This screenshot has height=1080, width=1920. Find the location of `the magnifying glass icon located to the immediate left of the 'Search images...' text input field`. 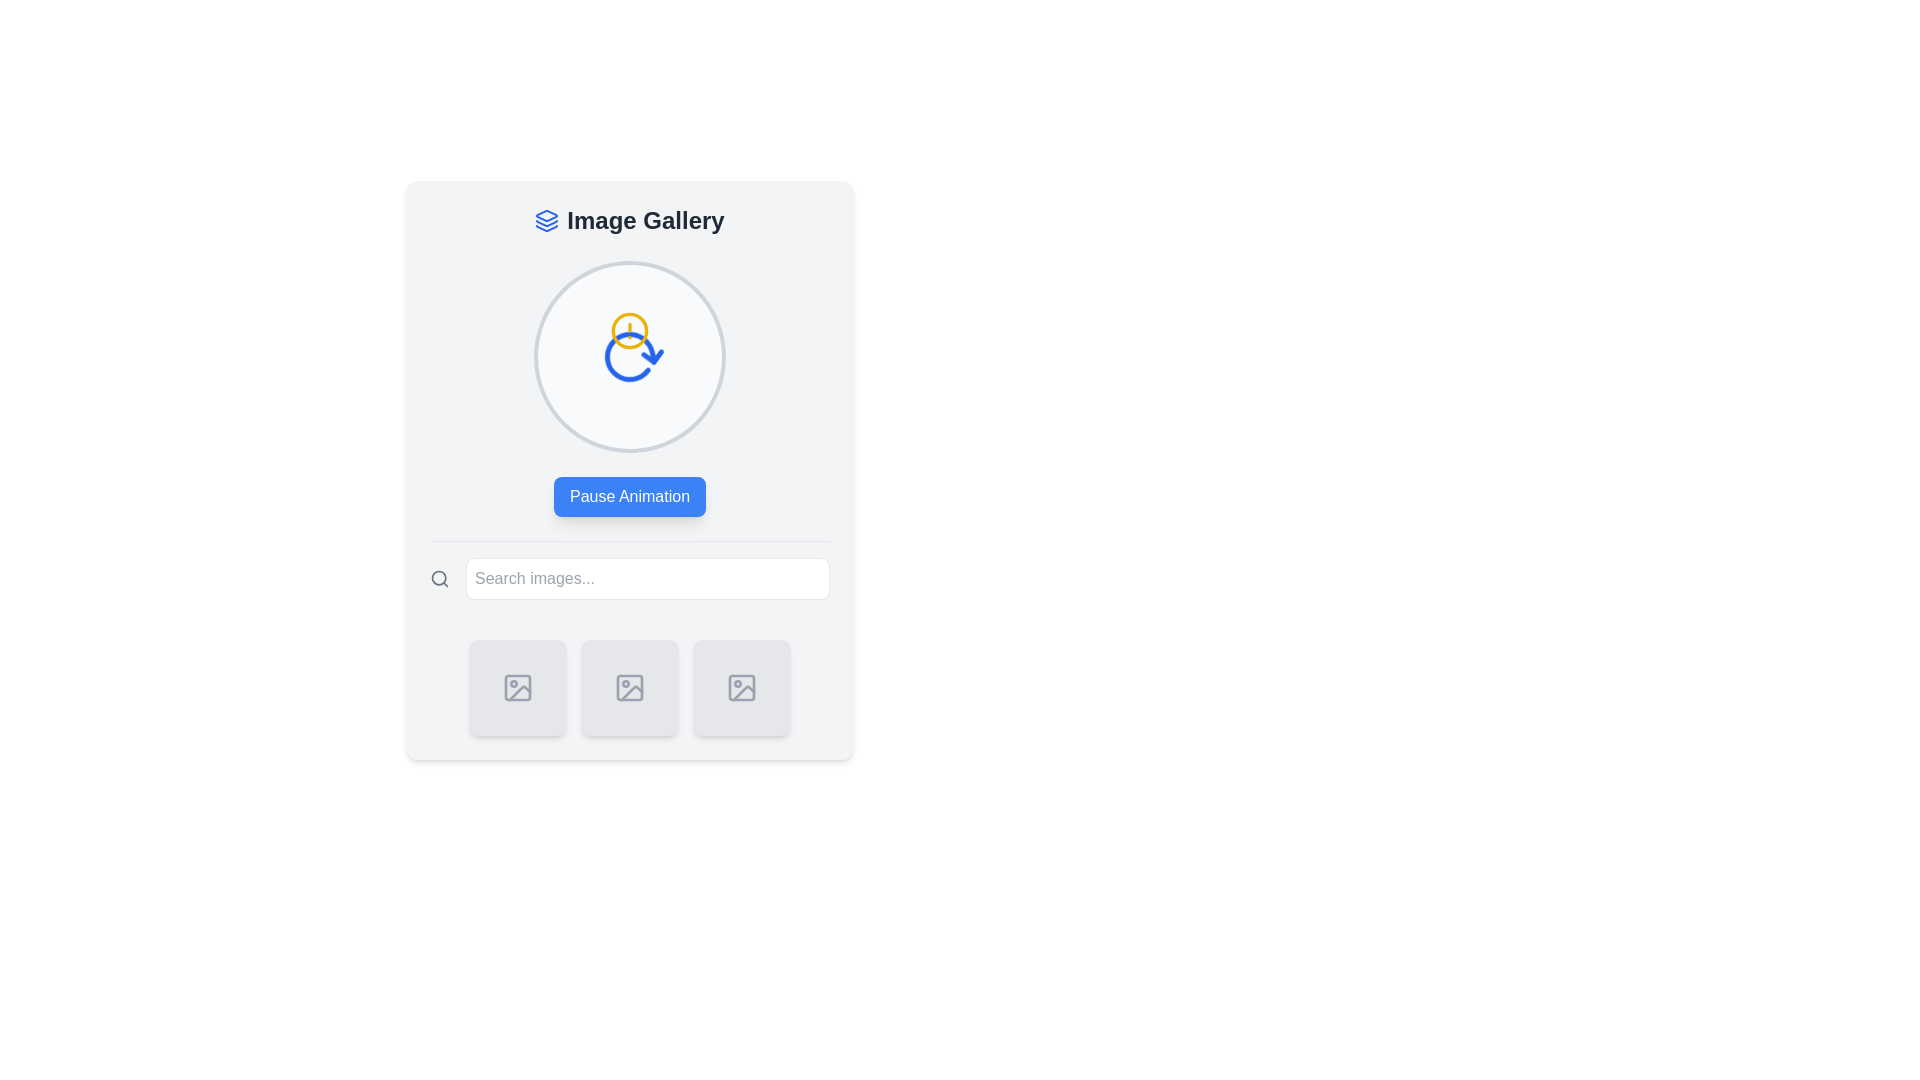

the magnifying glass icon located to the immediate left of the 'Search images...' text input field is located at coordinates (439, 578).